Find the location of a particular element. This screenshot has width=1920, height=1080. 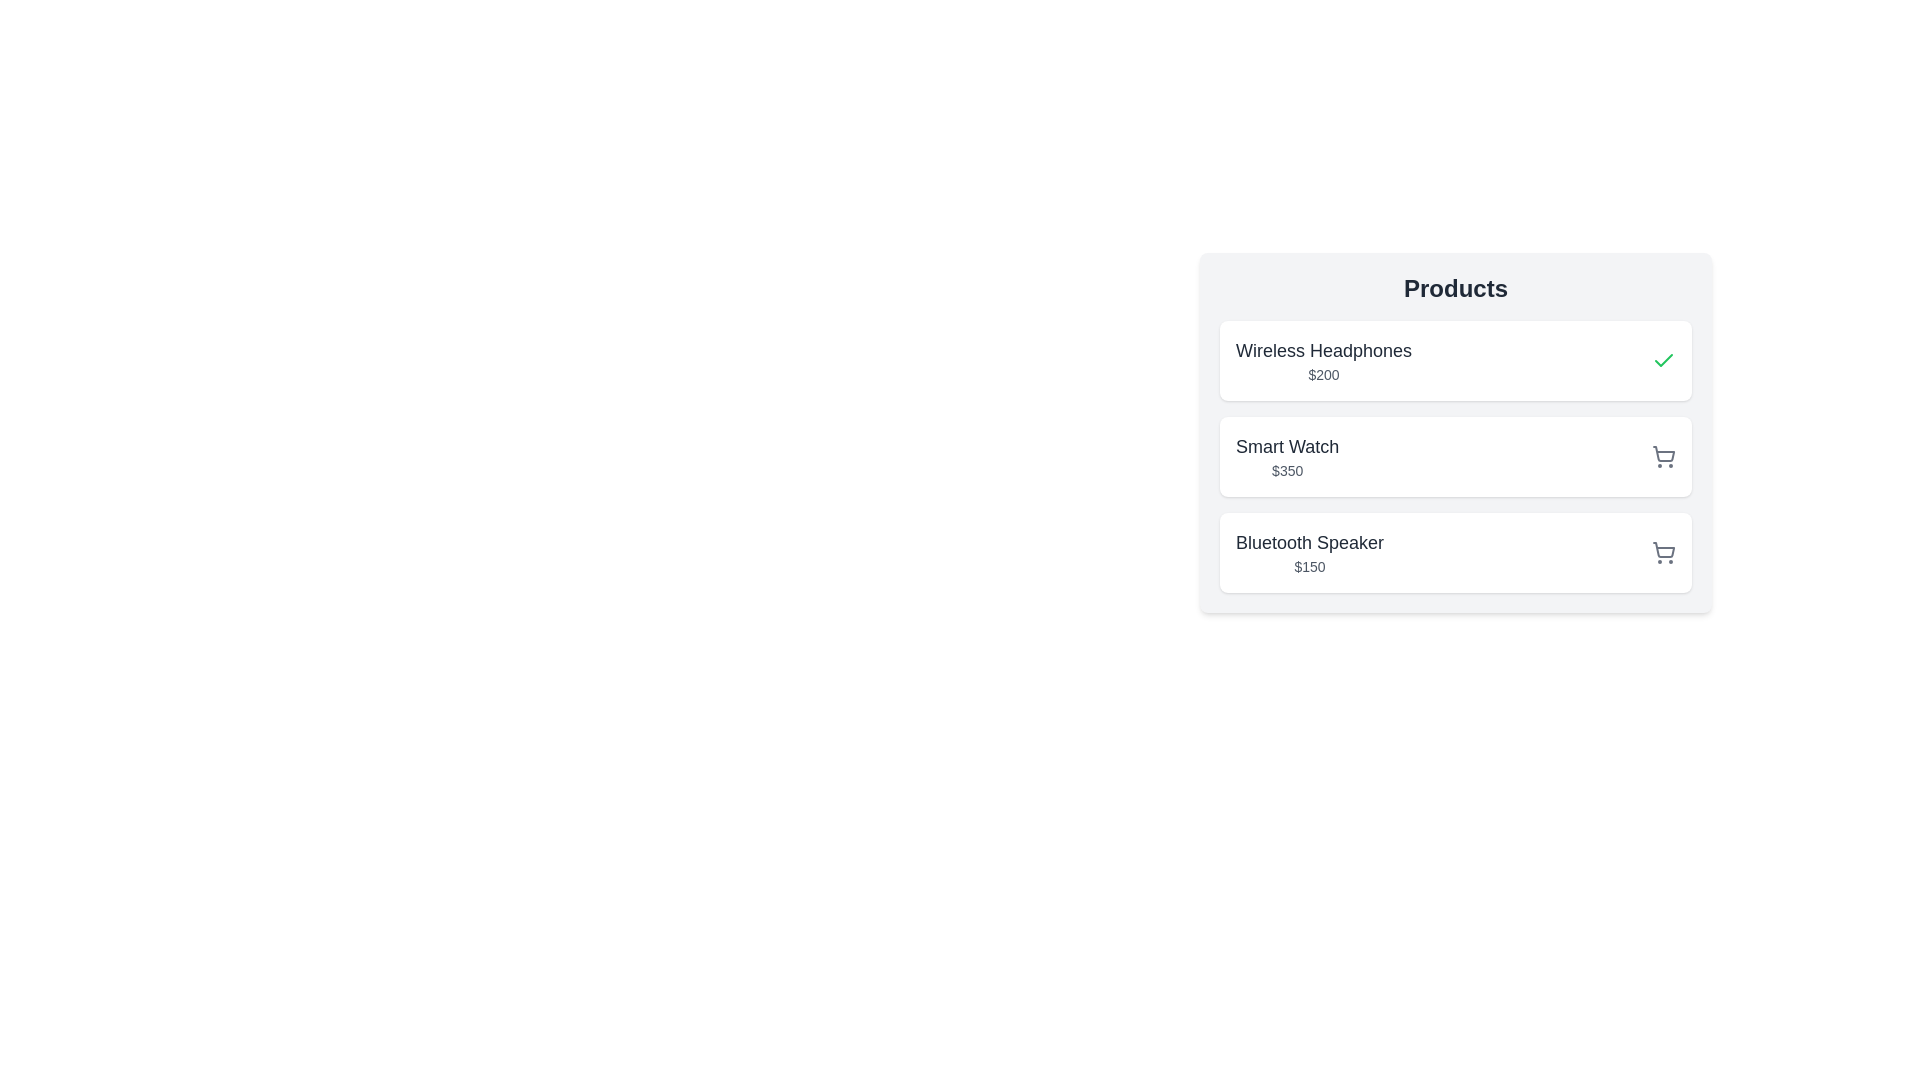

the Text Label displaying 'Wireless Headphones', which is located at the top of the 'Products' section, above the '$200' text is located at coordinates (1324, 350).